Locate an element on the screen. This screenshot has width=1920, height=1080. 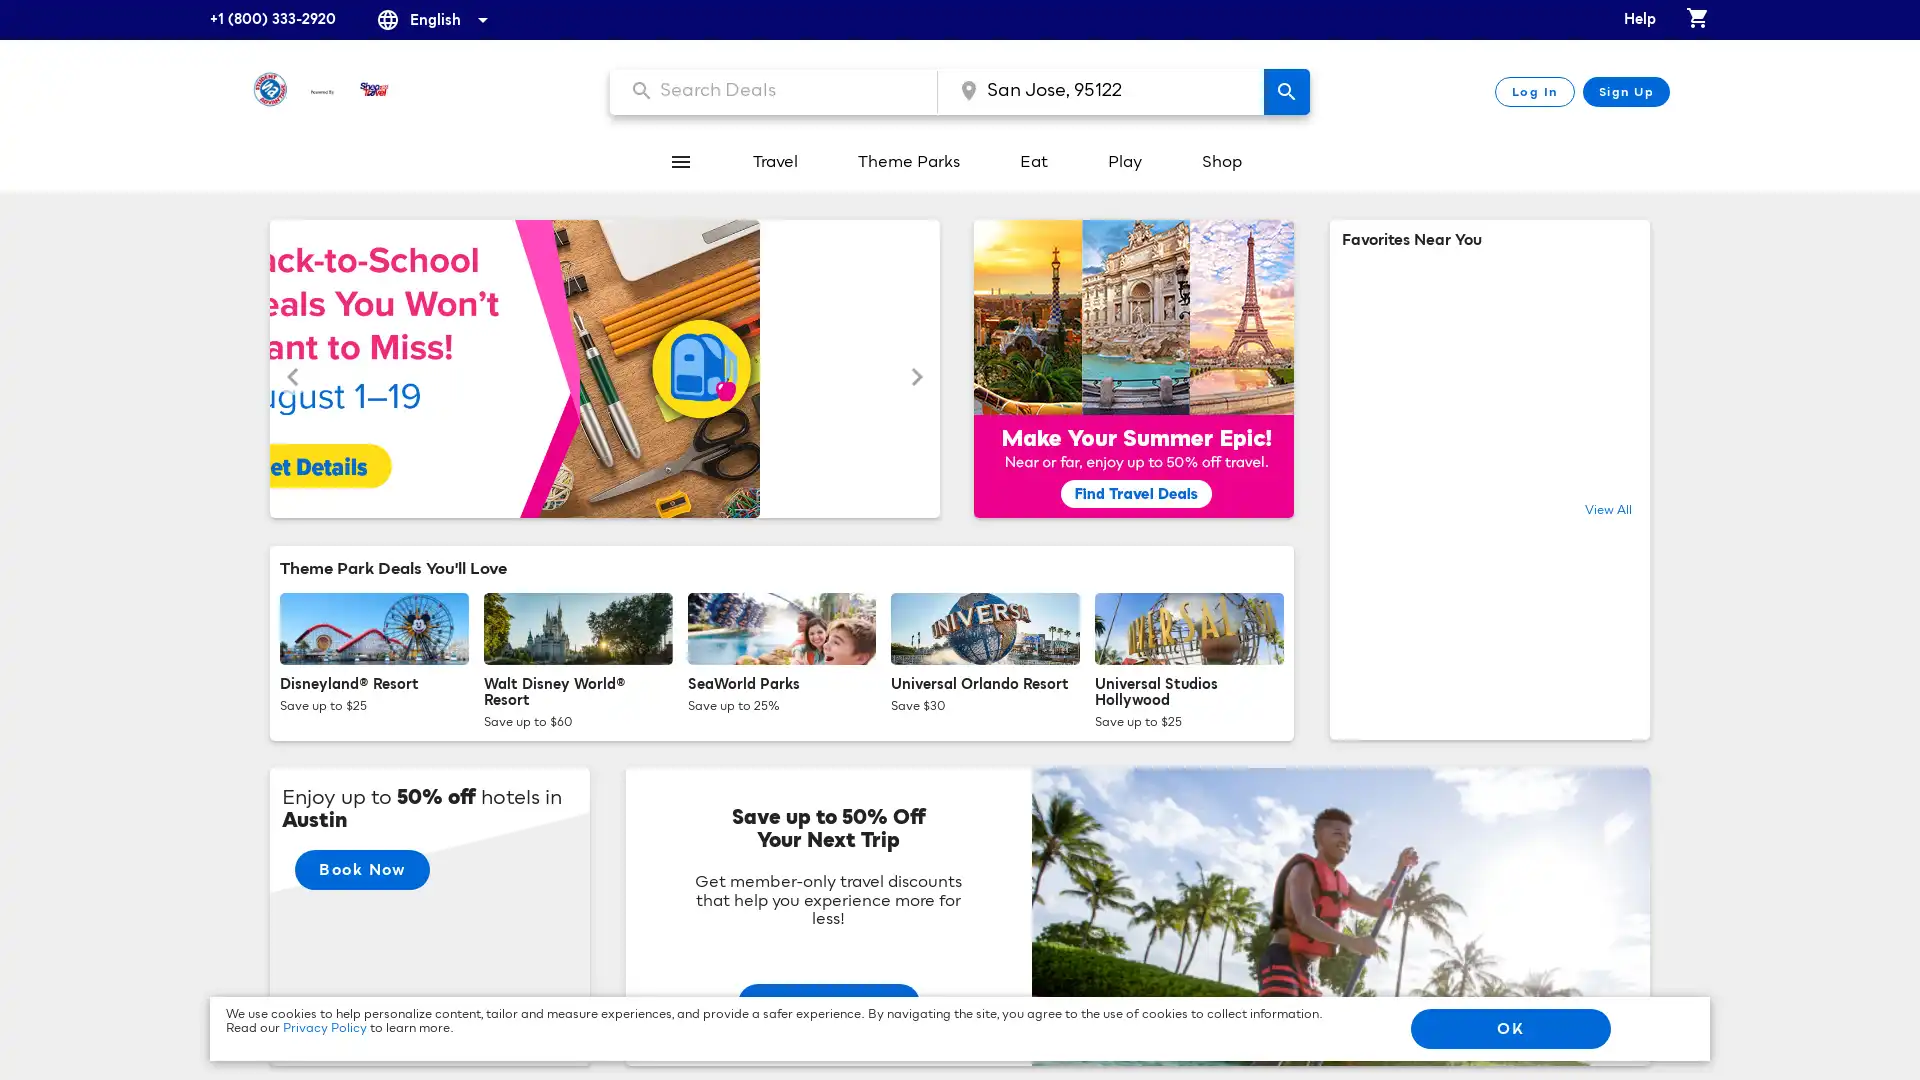
Book Now is located at coordinates (362, 869).